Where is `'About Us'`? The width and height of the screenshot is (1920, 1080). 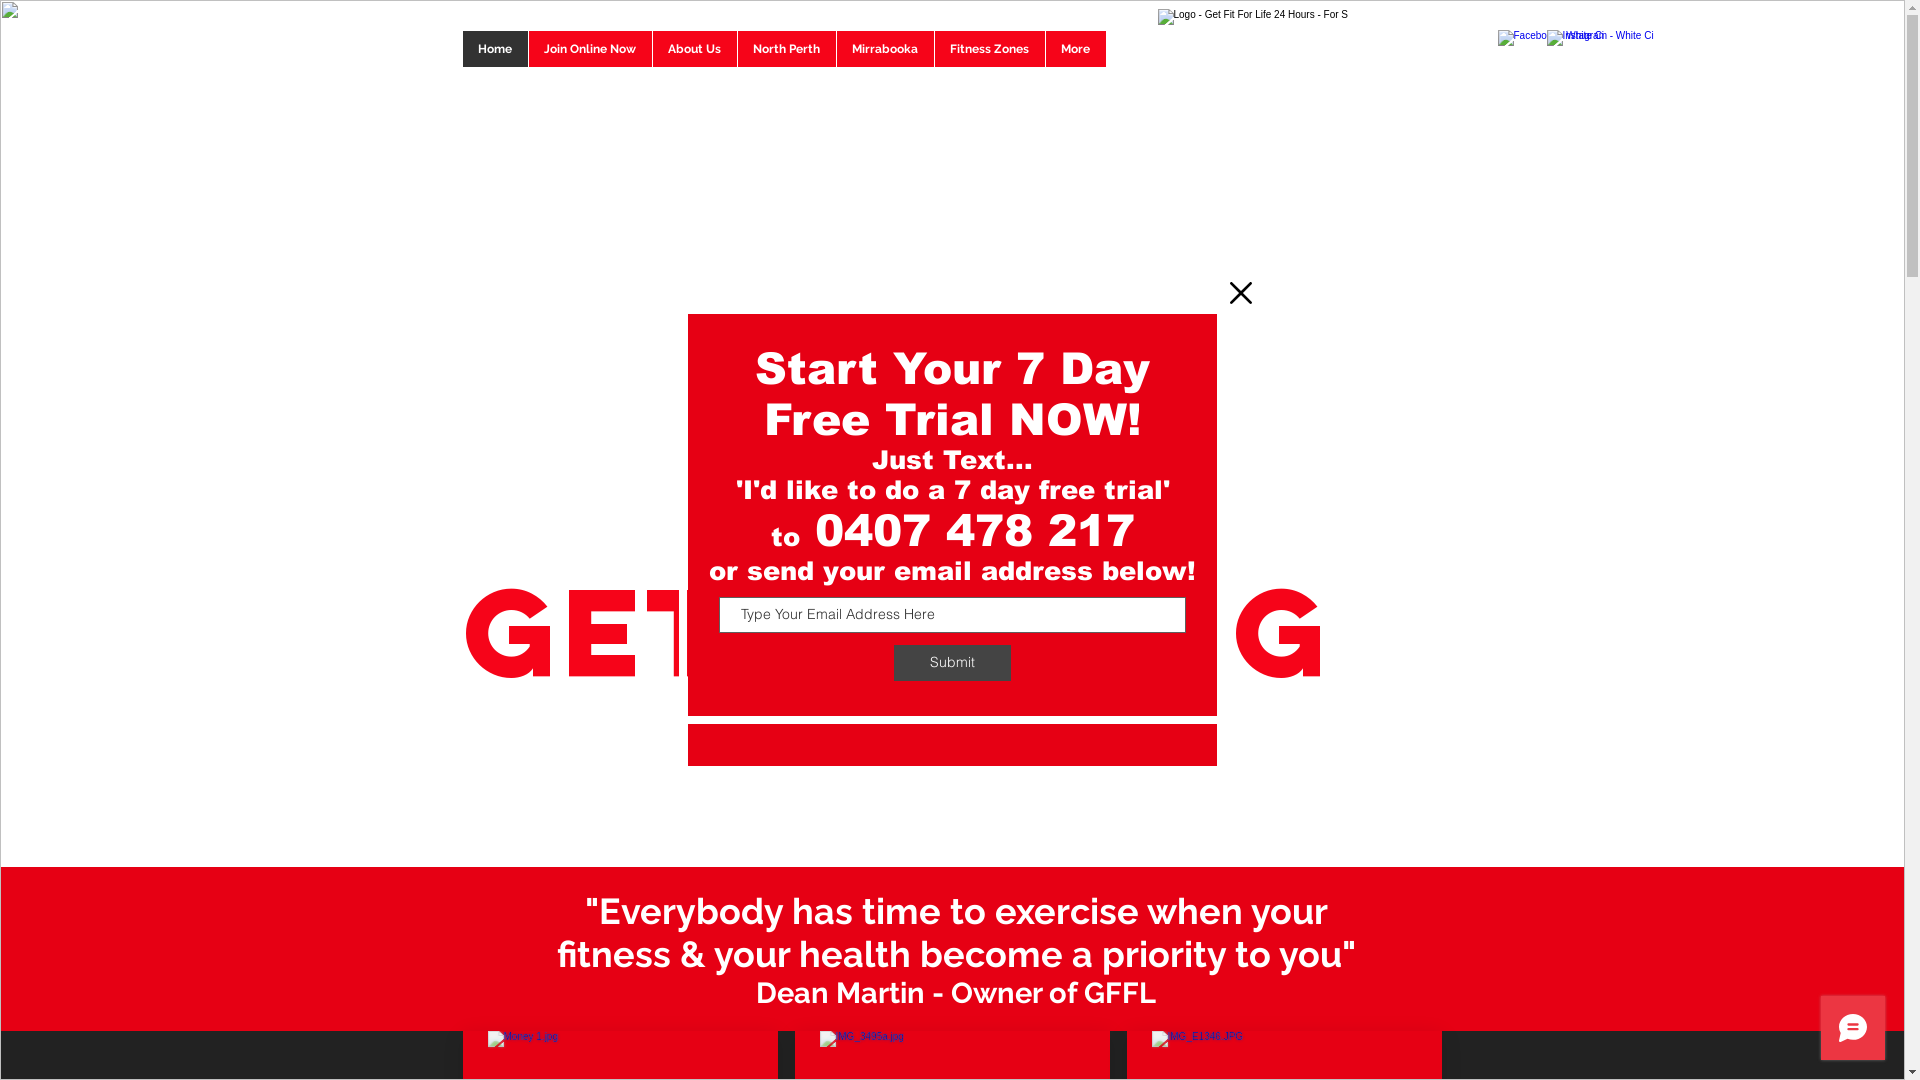
'About Us' is located at coordinates (694, 48).